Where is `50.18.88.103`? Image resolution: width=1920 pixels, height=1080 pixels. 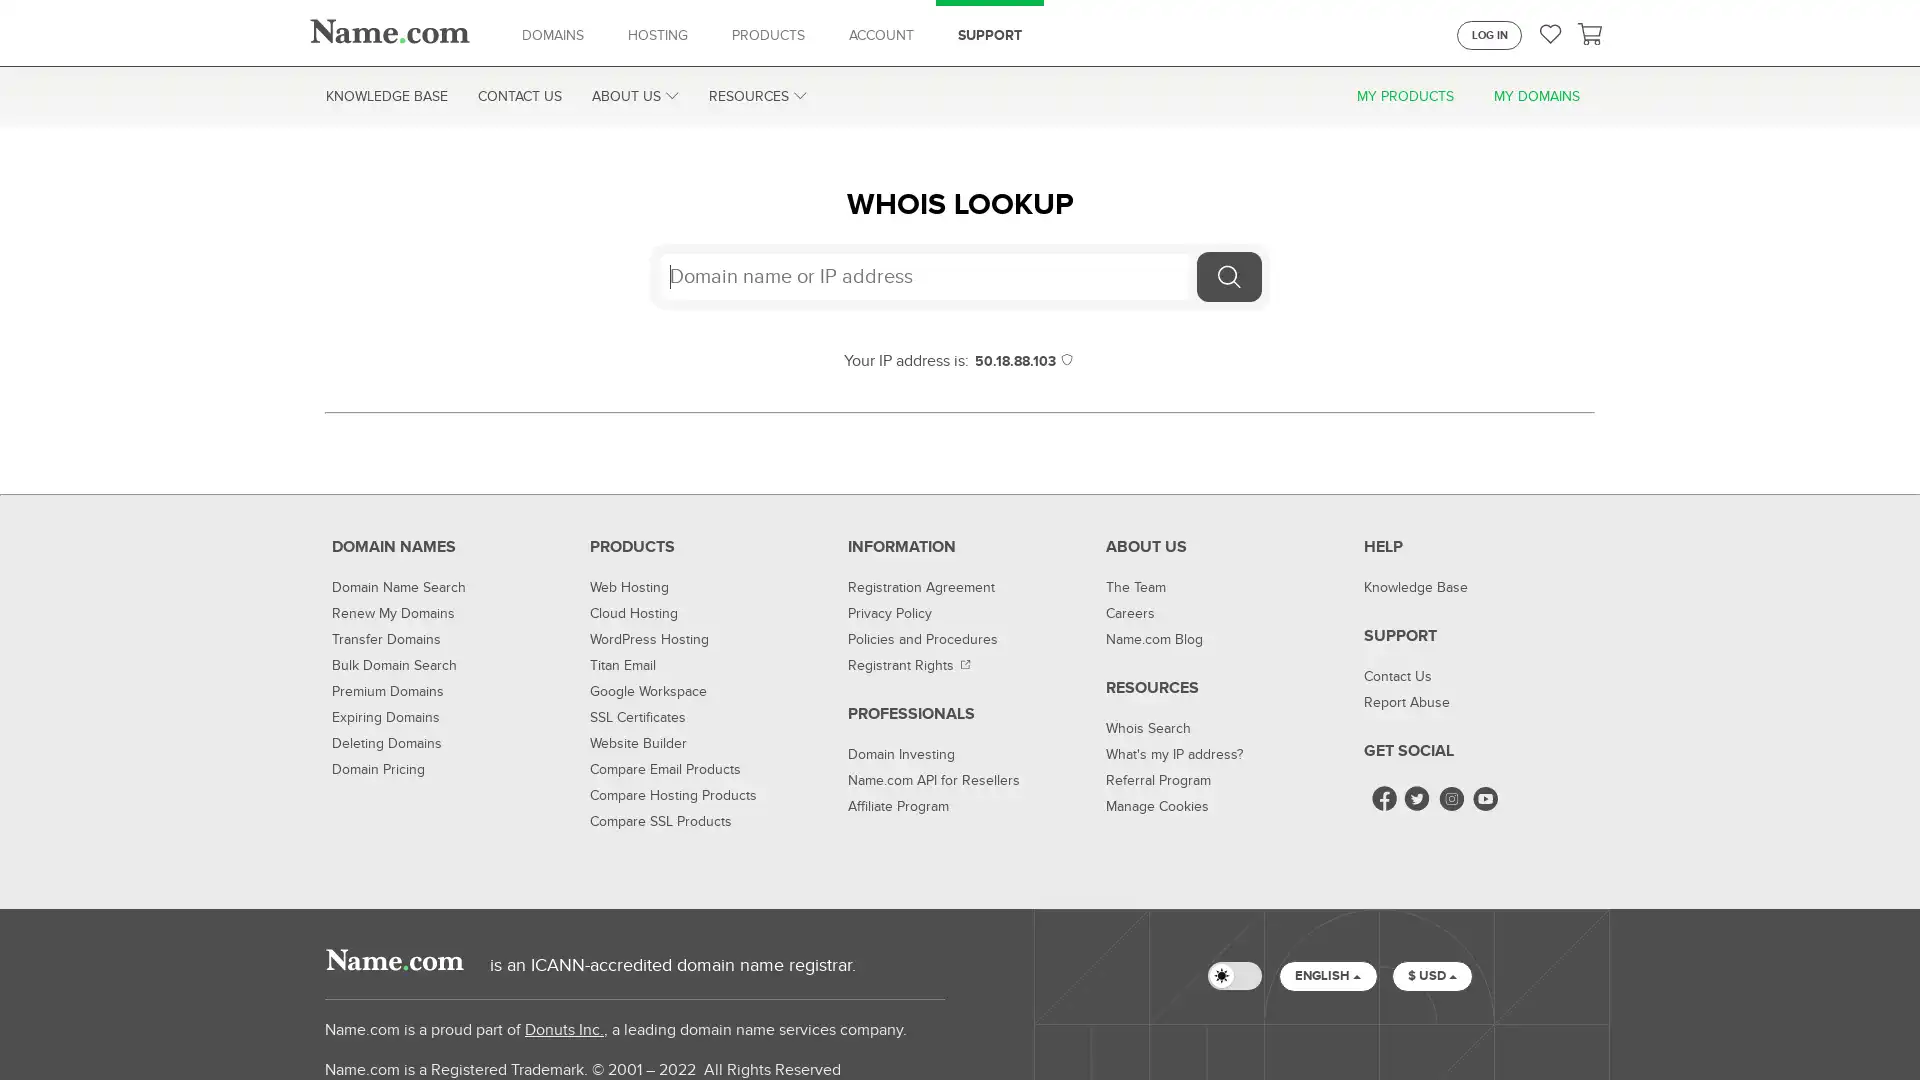 50.18.88.103 is located at coordinates (1024, 361).